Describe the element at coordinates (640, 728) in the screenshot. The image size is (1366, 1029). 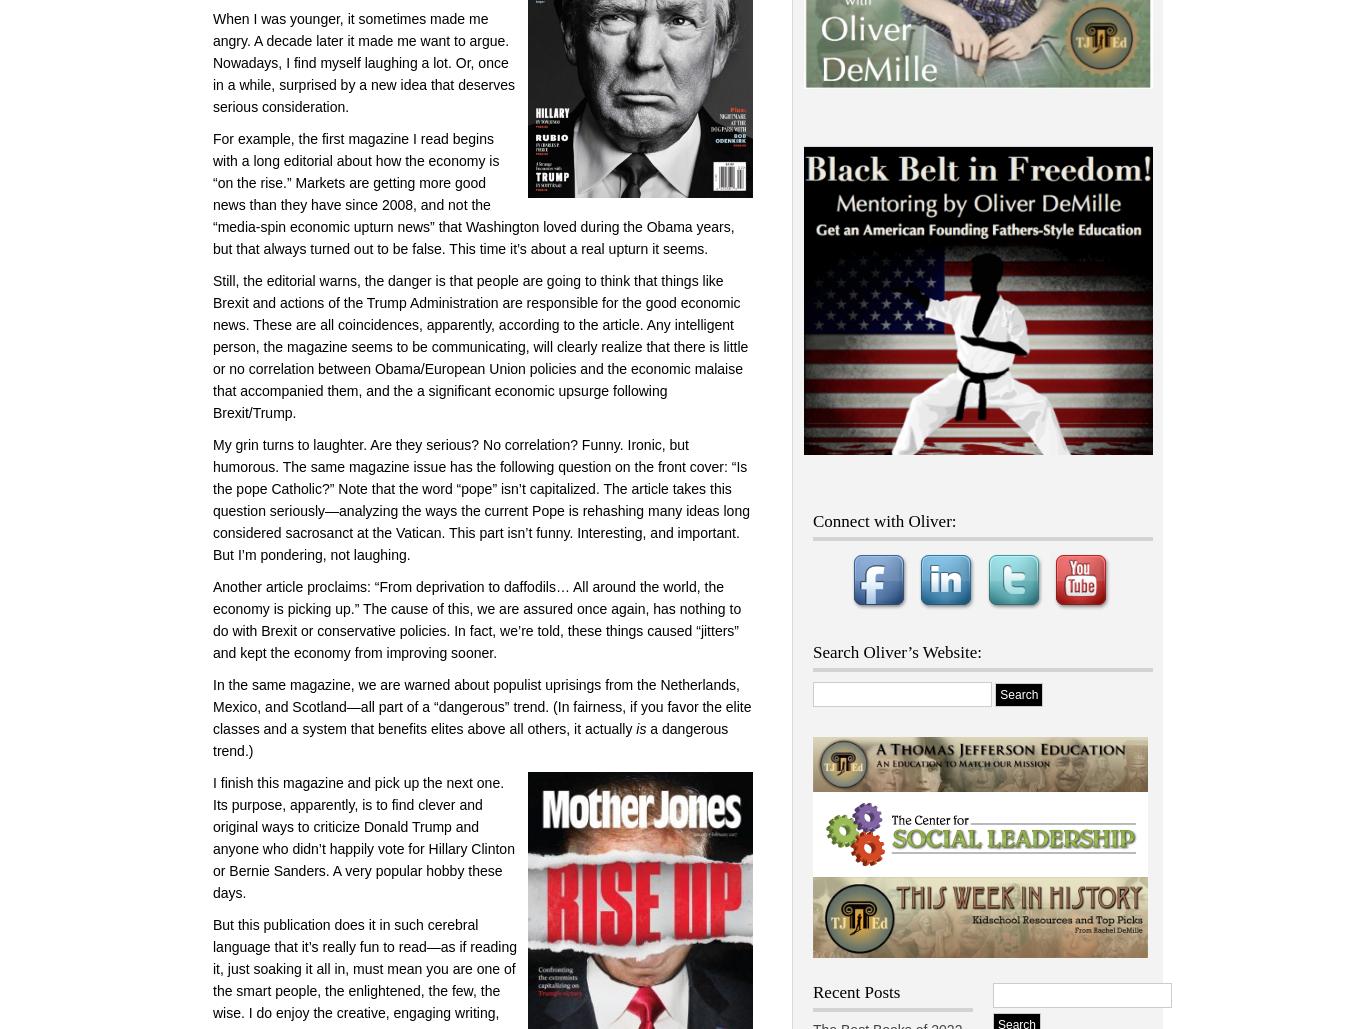
I see `'is'` at that location.